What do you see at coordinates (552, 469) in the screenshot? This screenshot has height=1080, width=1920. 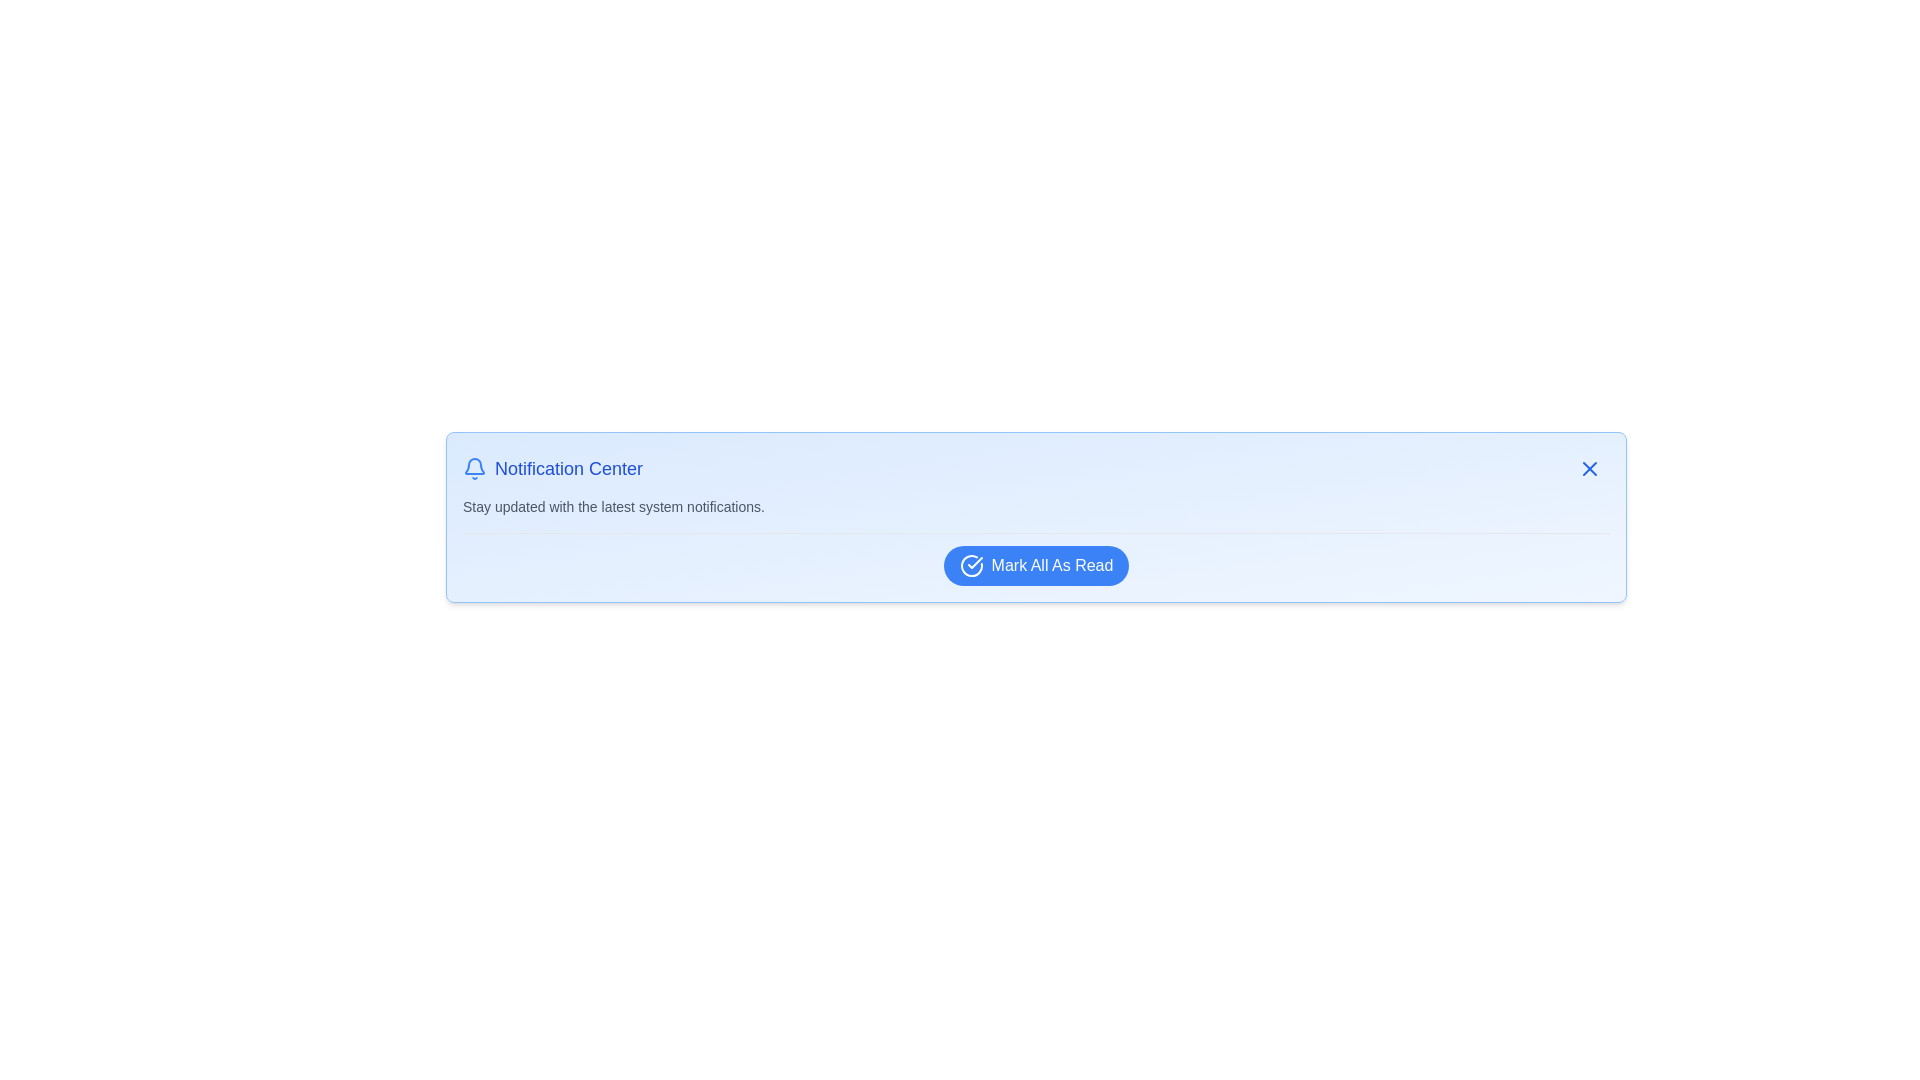 I see `the 'Notification Center' label which contains a bell icon, styled with medium blue color, located at the top-left of the notification panel` at bounding box center [552, 469].